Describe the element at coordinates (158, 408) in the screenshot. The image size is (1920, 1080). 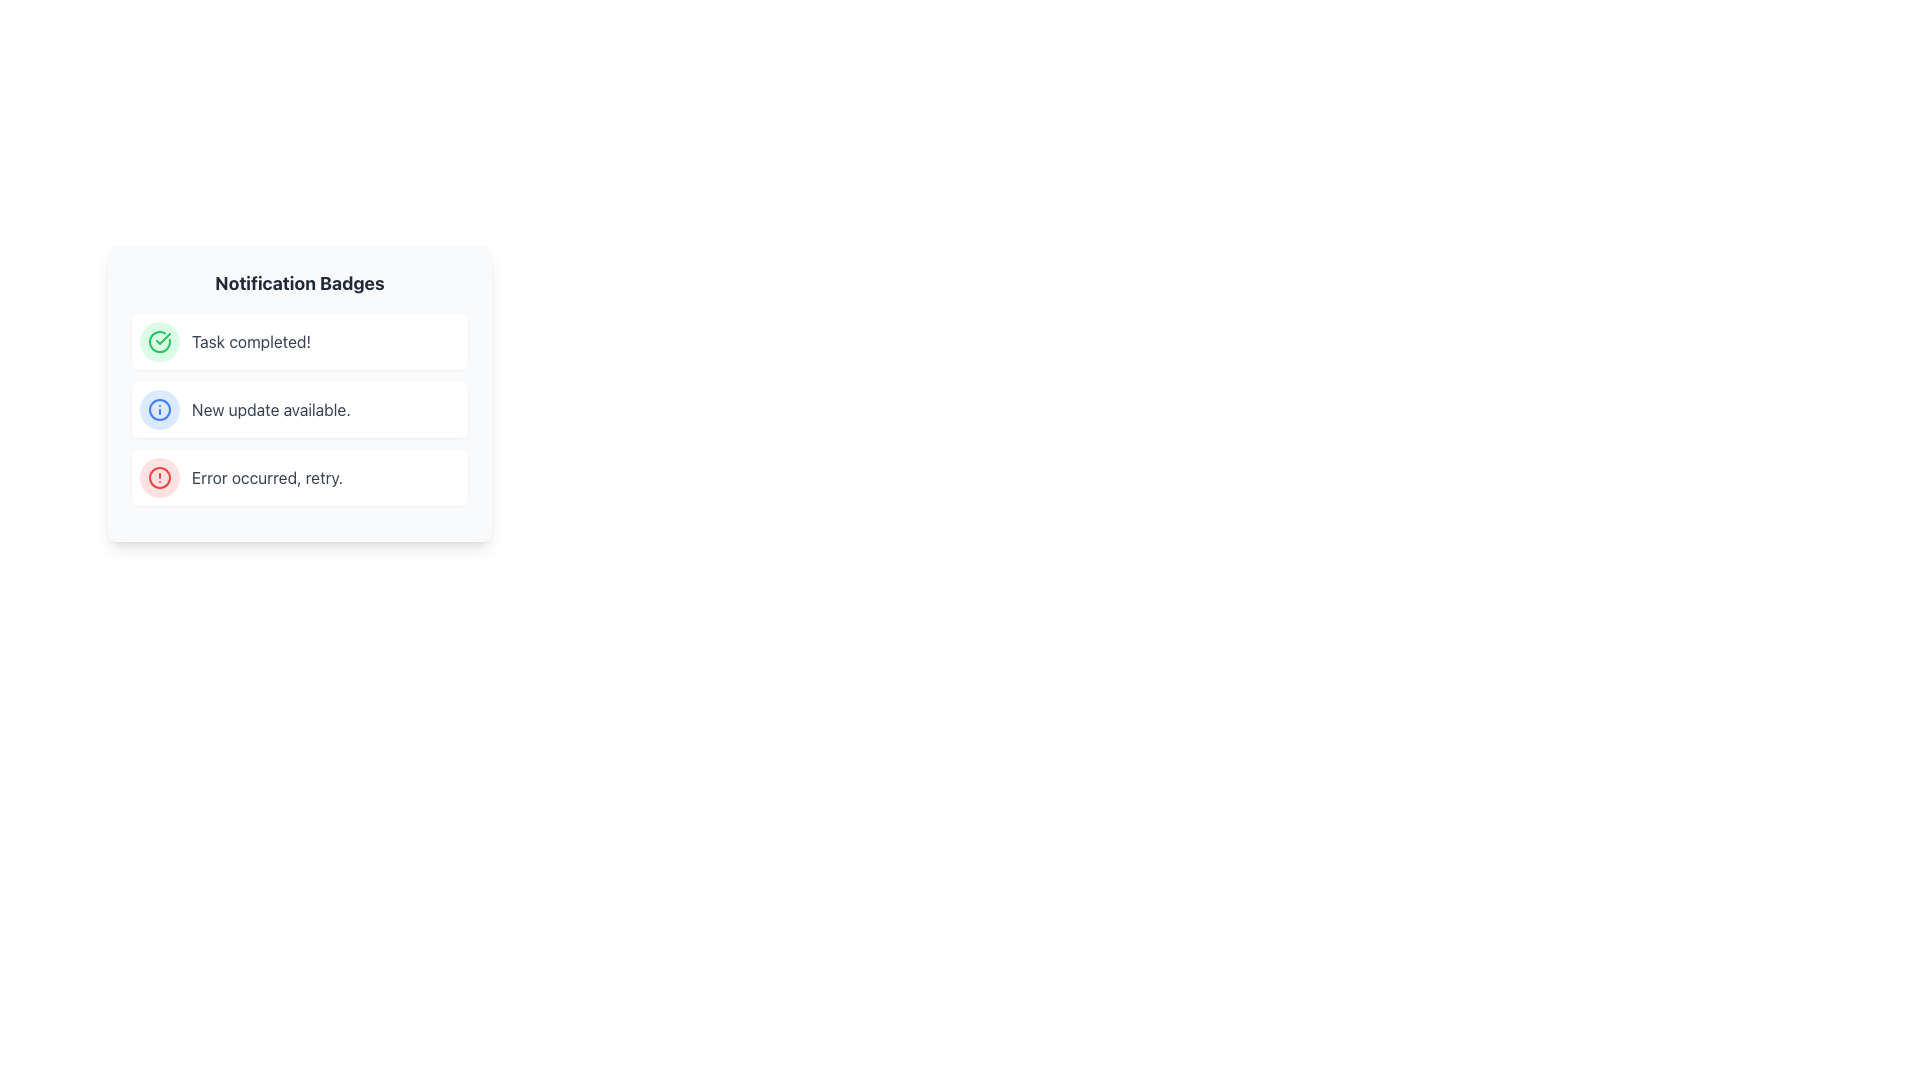
I see `circular icon with a blue border and a central dot, which indicates an informational purpose and is part of a notification badge, located to the left of the text 'New update available.'` at that location.